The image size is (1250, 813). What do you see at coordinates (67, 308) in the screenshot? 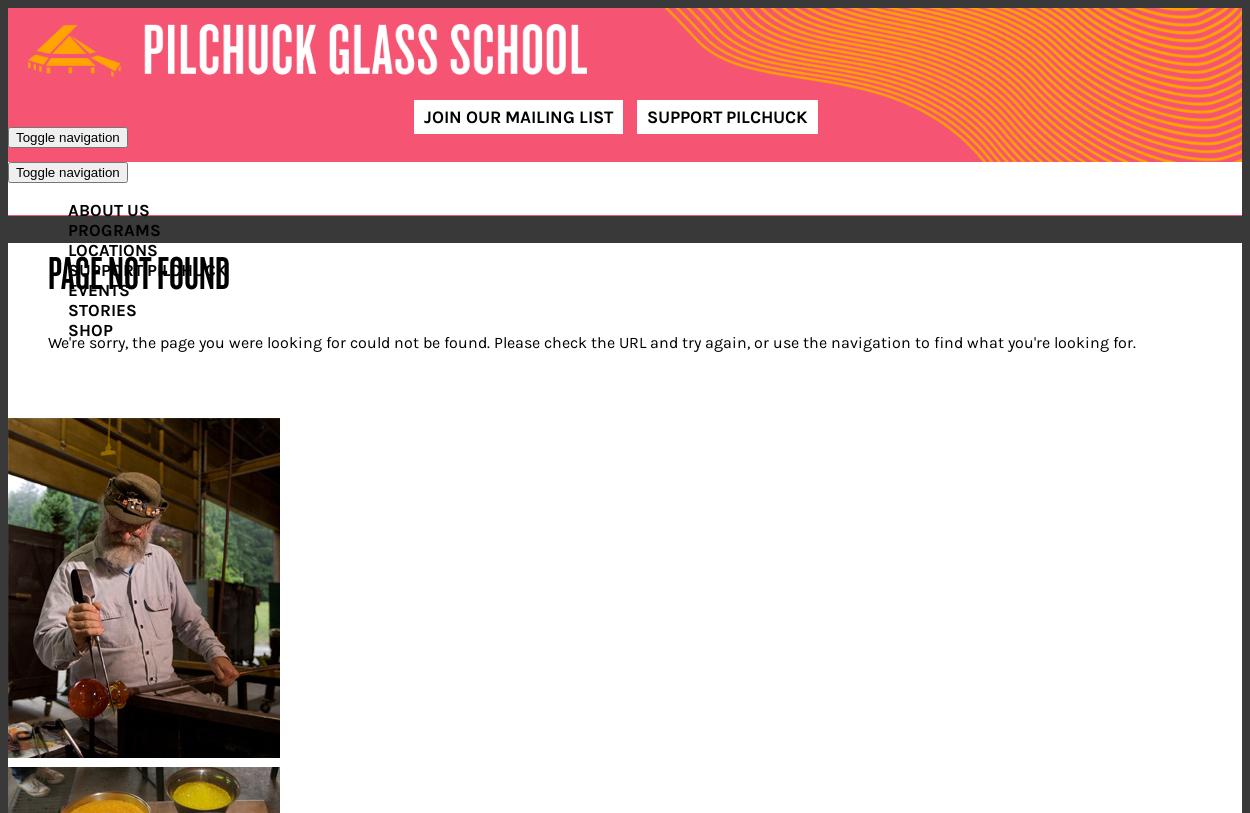
I see `'Stories'` at bounding box center [67, 308].